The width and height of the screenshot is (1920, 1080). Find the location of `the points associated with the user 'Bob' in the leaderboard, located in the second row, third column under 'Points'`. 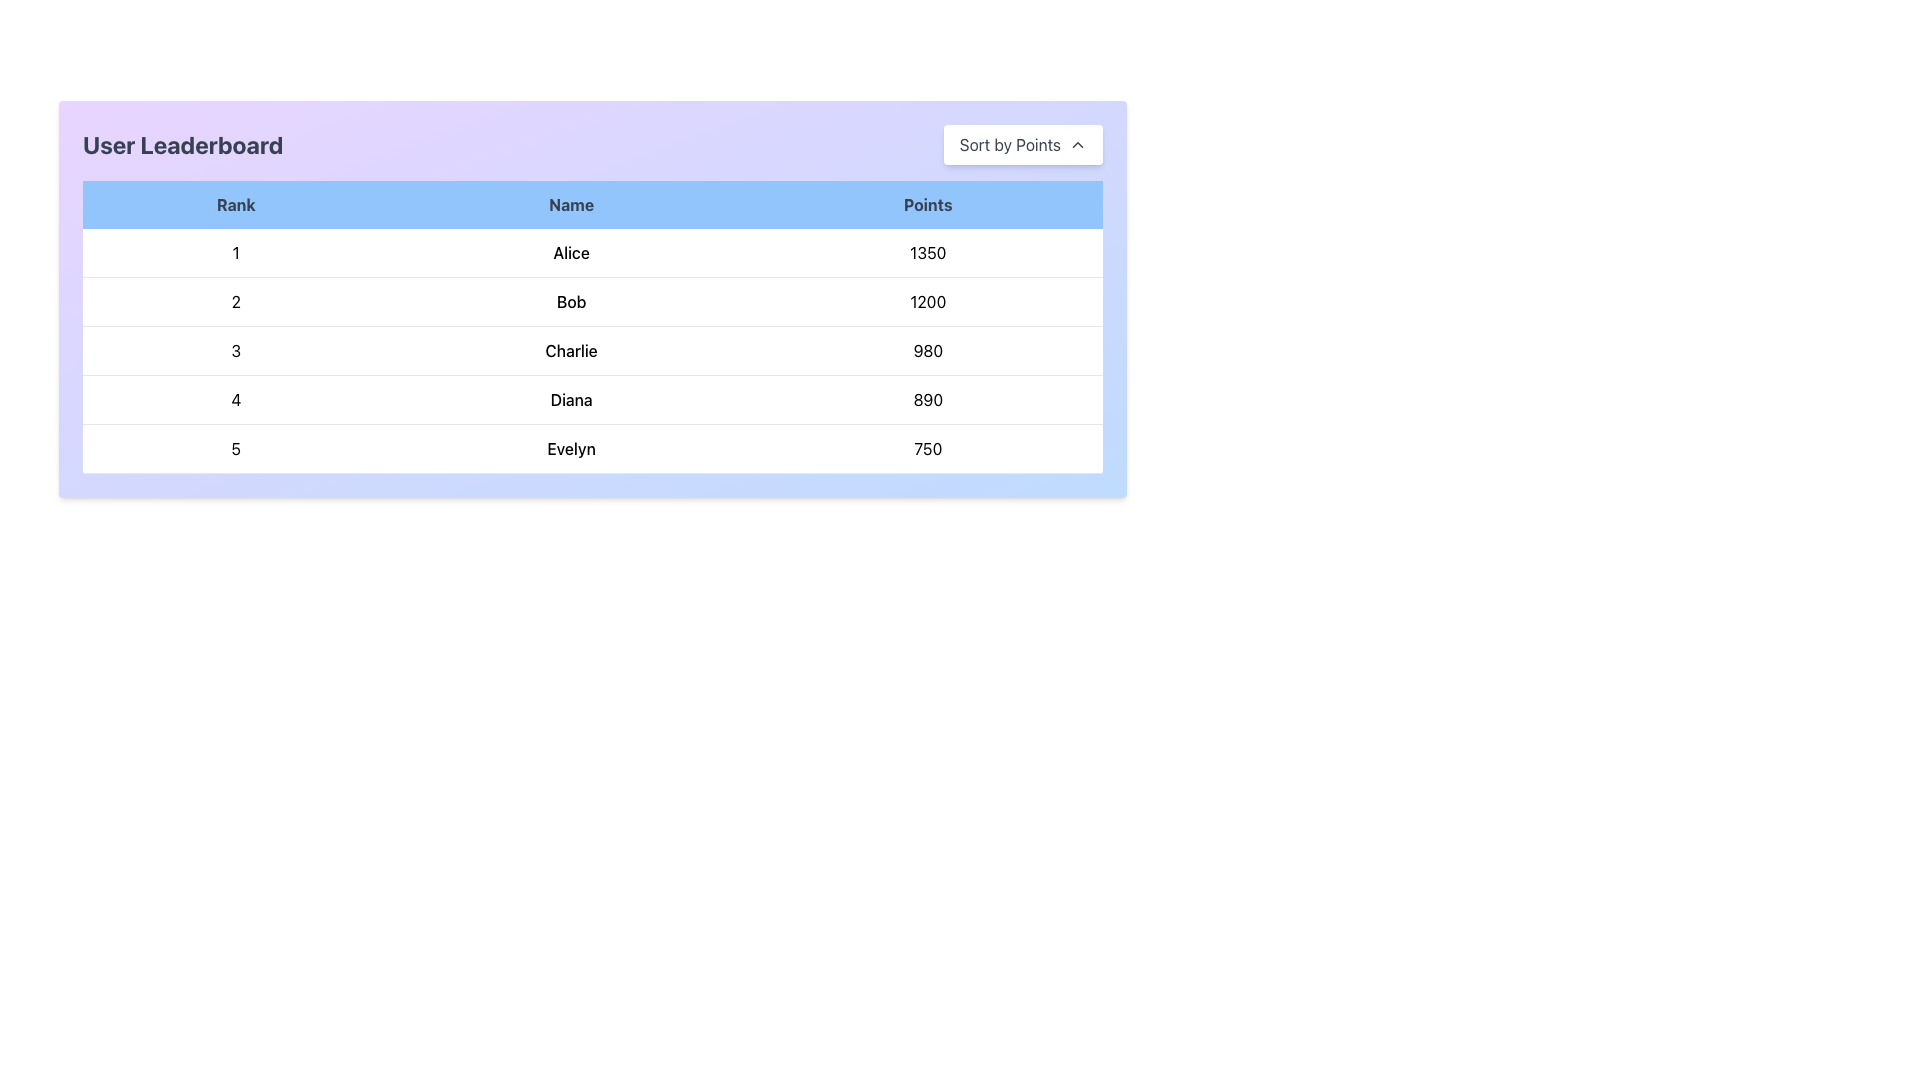

the points associated with the user 'Bob' in the leaderboard, located in the second row, third column under 'Points' is located at coordinates (927, 301).